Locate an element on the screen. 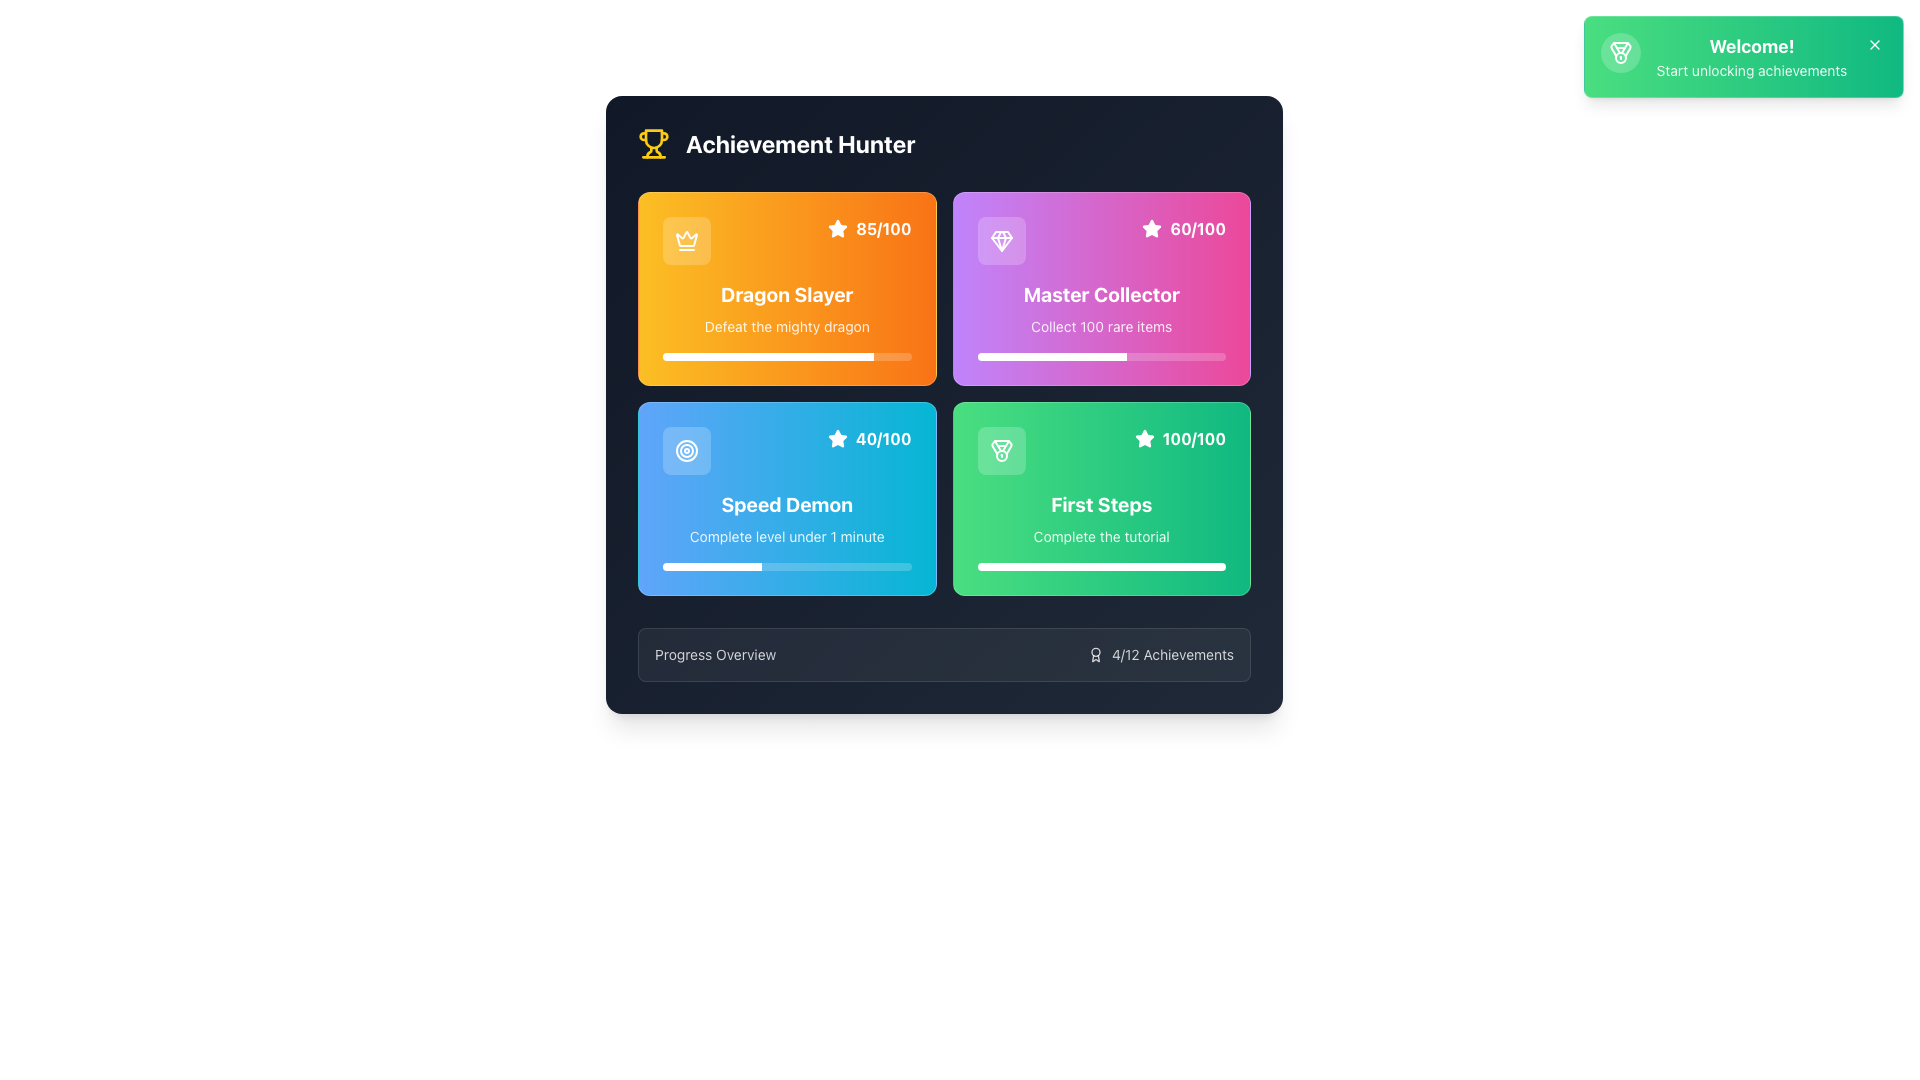 The image size is (1920, 1080). contents of the text label displaying 'Speed Demon' in bold, white font, located in the lower-left card of a grid, above the text 'Complete level under 1 minute' is located at coordinates (786, 504).